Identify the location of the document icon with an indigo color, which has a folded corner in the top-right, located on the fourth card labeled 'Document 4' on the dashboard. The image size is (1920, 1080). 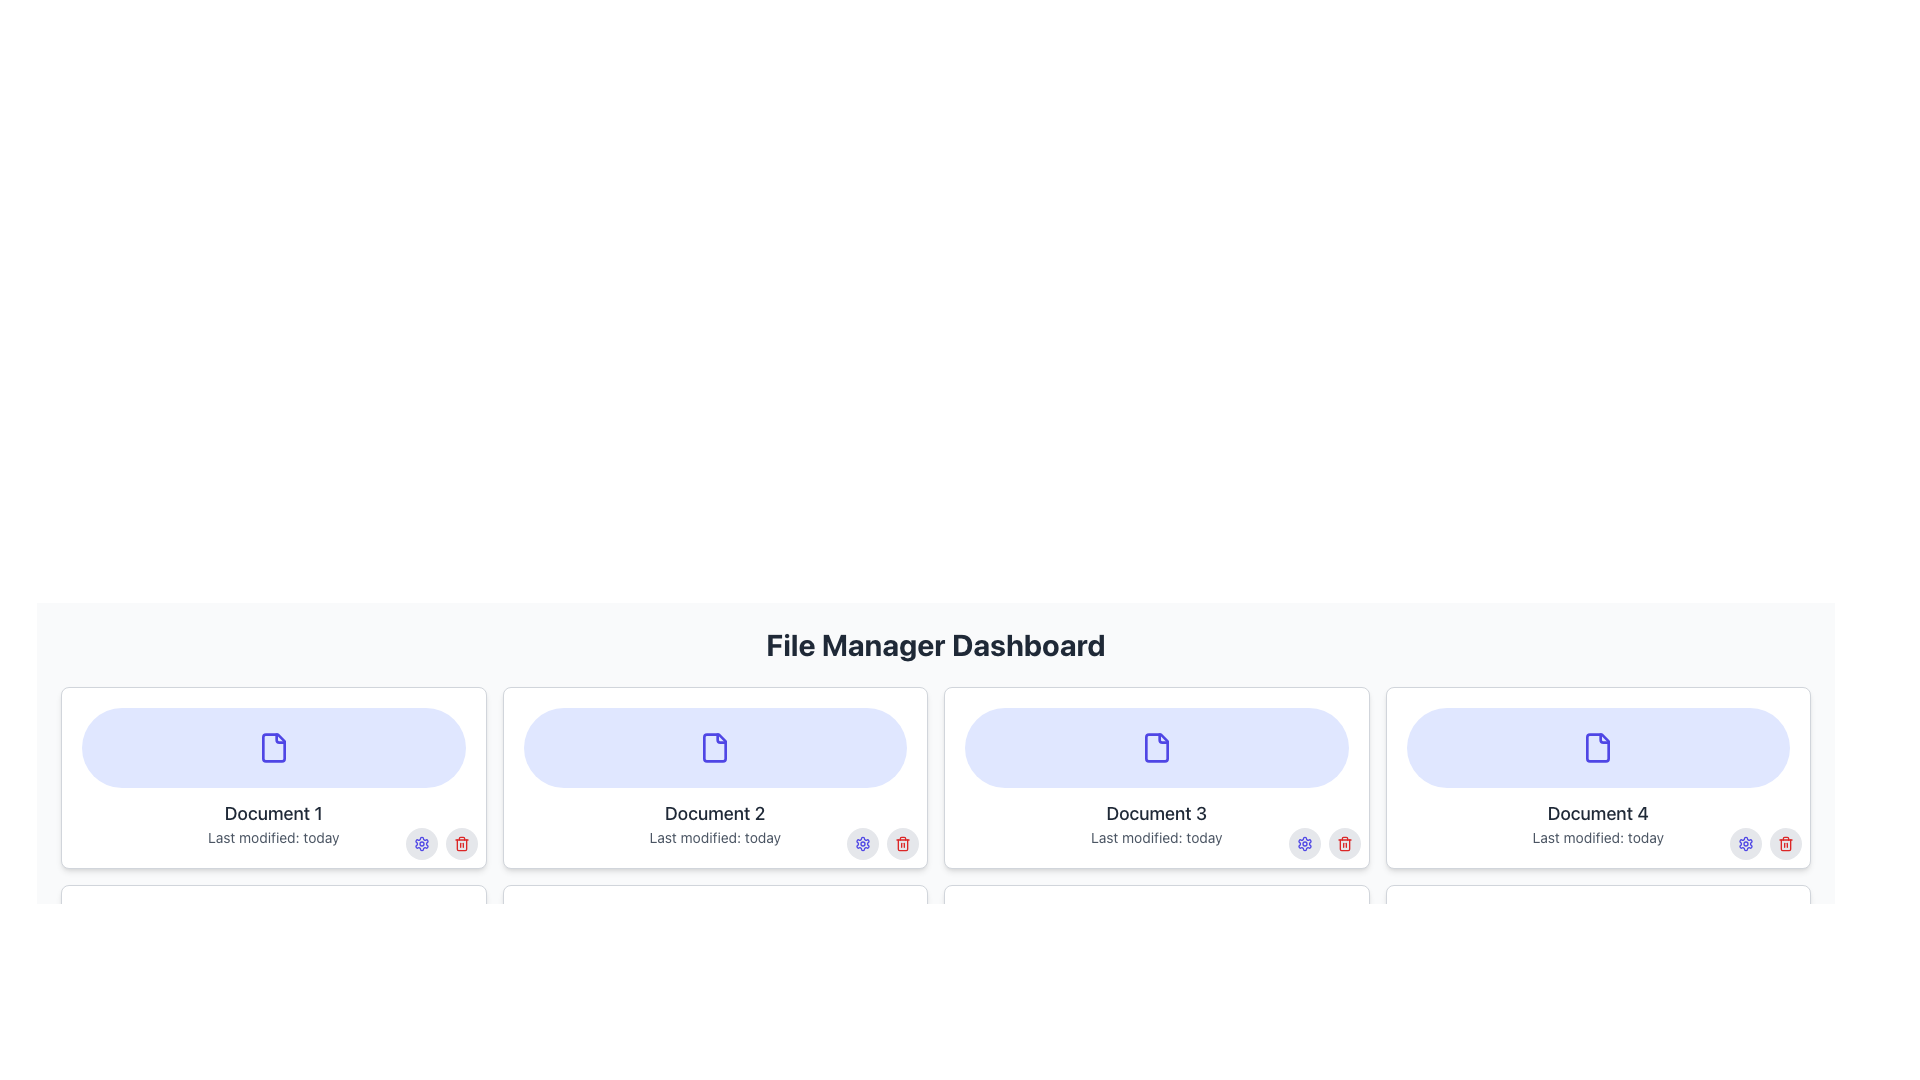
(1597, 748).